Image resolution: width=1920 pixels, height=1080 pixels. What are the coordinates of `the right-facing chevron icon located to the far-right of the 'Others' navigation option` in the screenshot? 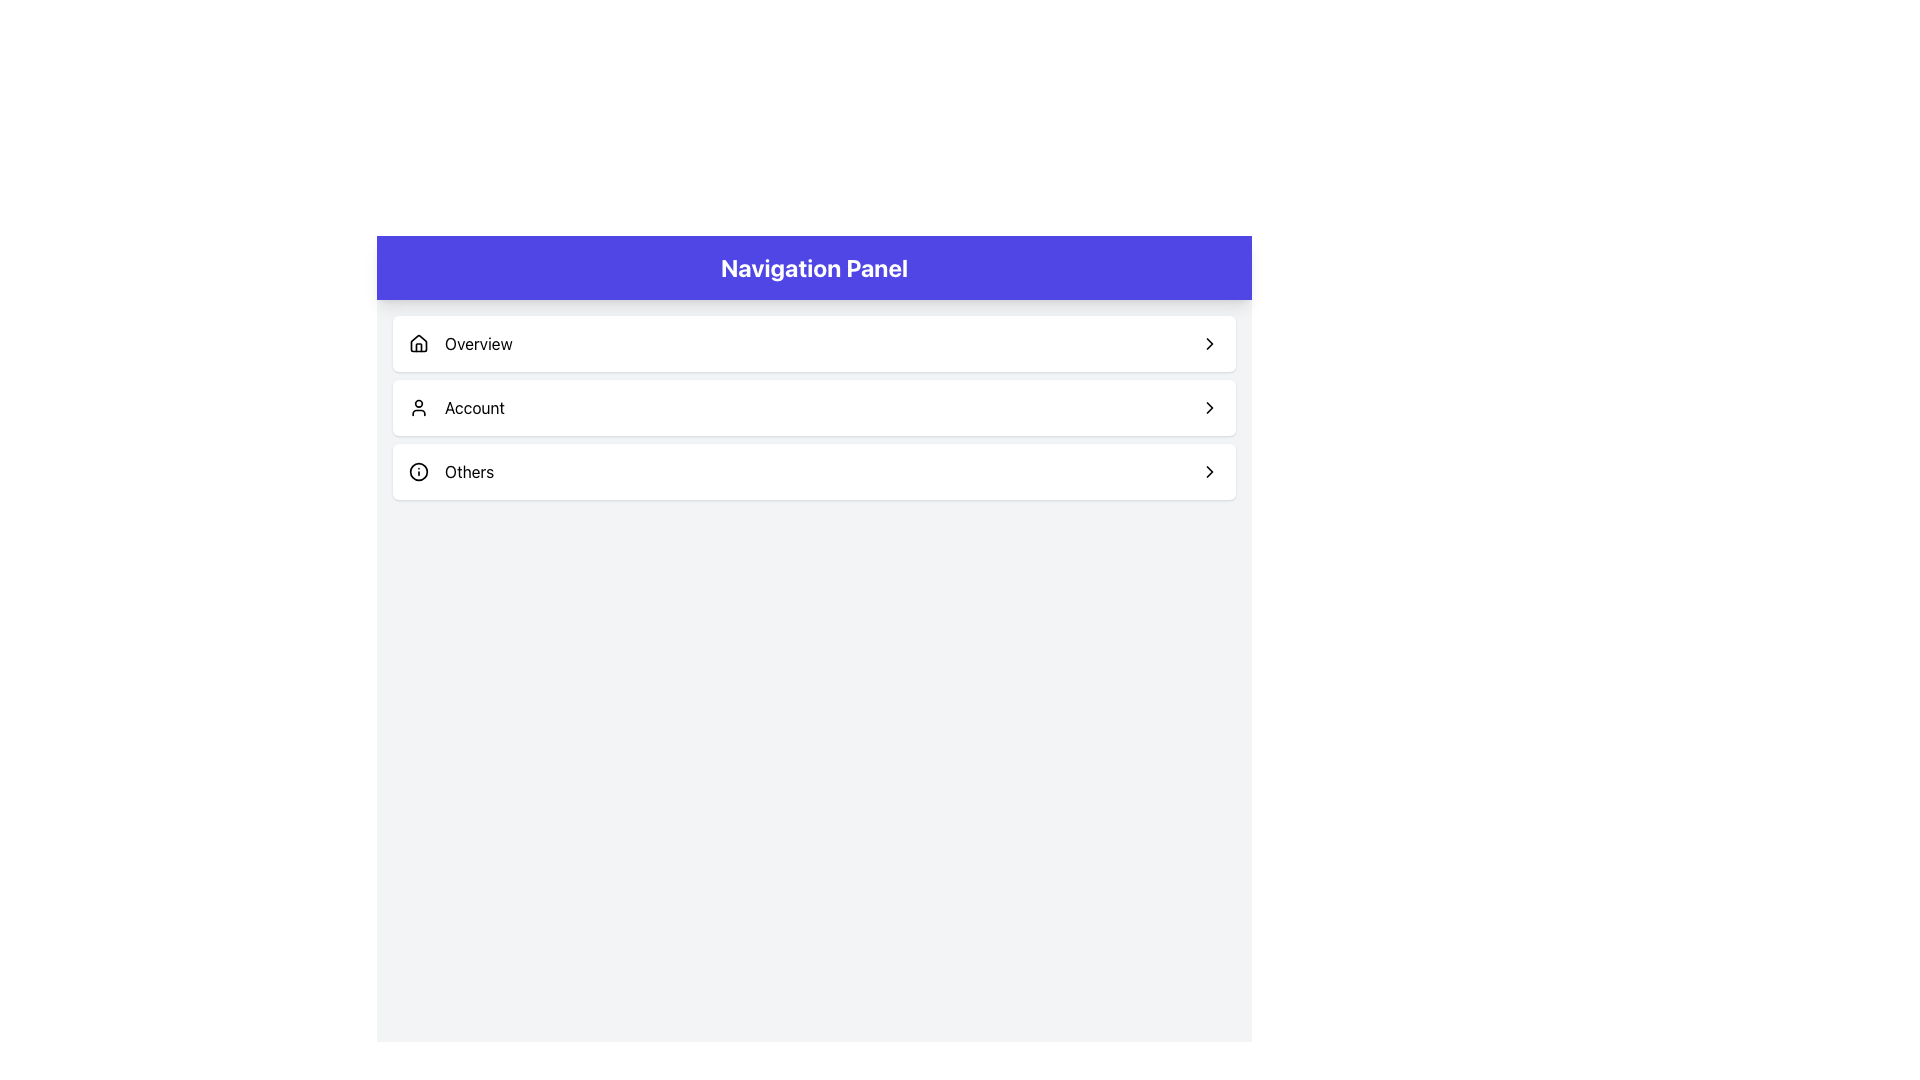 It's located at (1208, 471).